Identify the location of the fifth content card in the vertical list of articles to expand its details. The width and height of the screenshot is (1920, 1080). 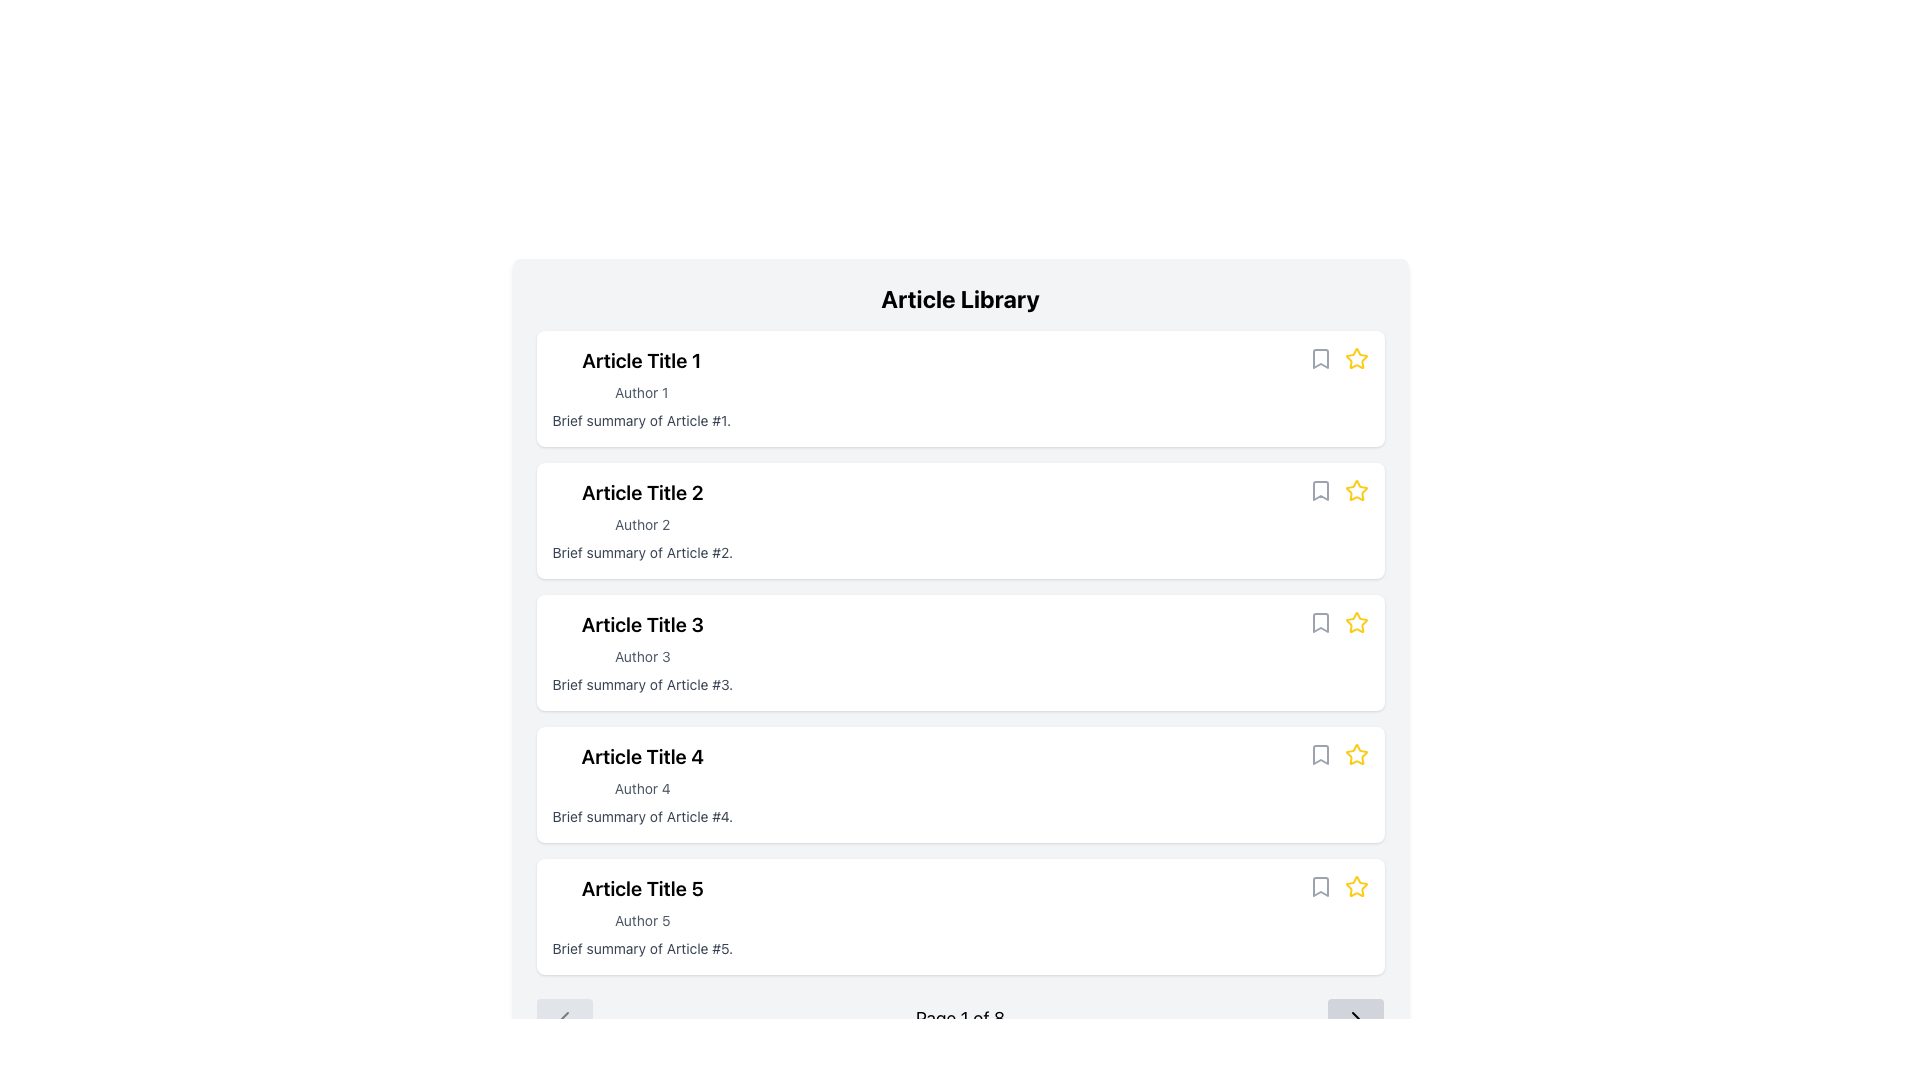
(642, 917).